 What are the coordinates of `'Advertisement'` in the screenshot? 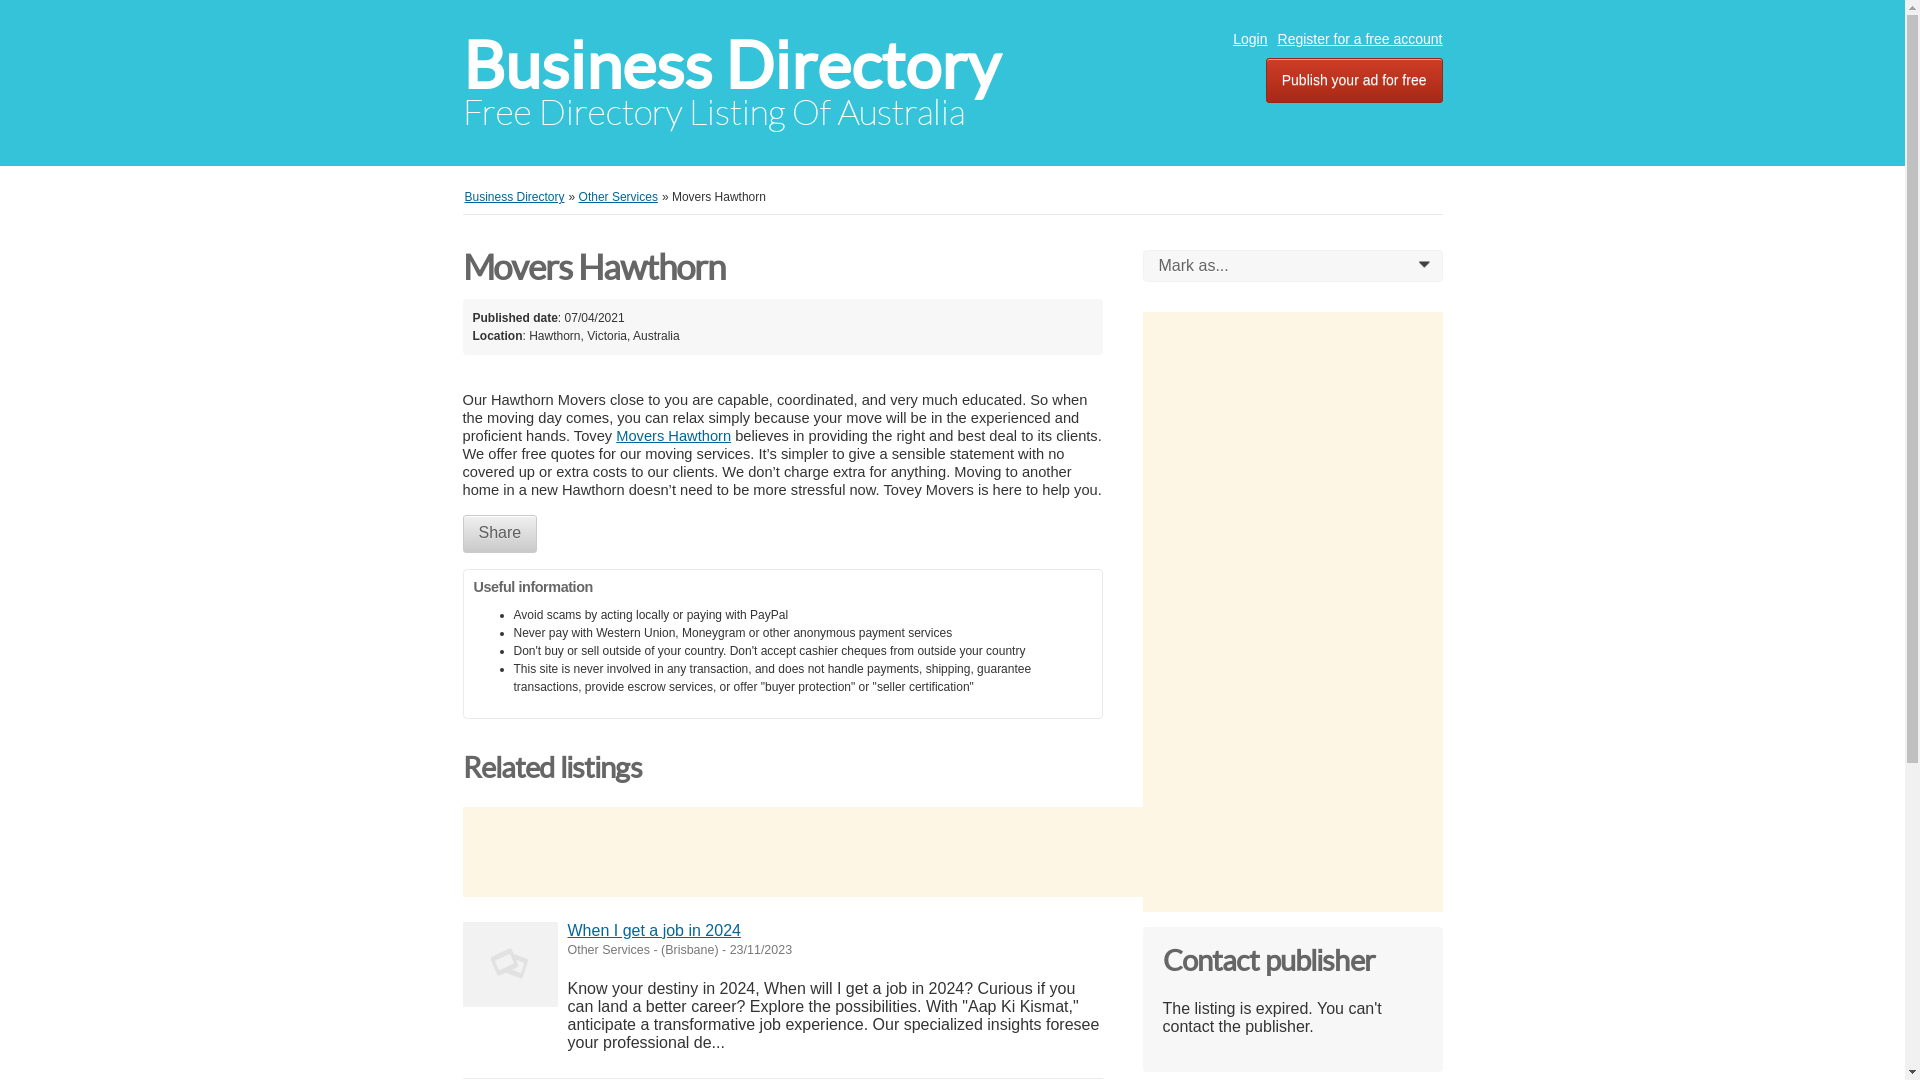 It's located at (1291, 611).